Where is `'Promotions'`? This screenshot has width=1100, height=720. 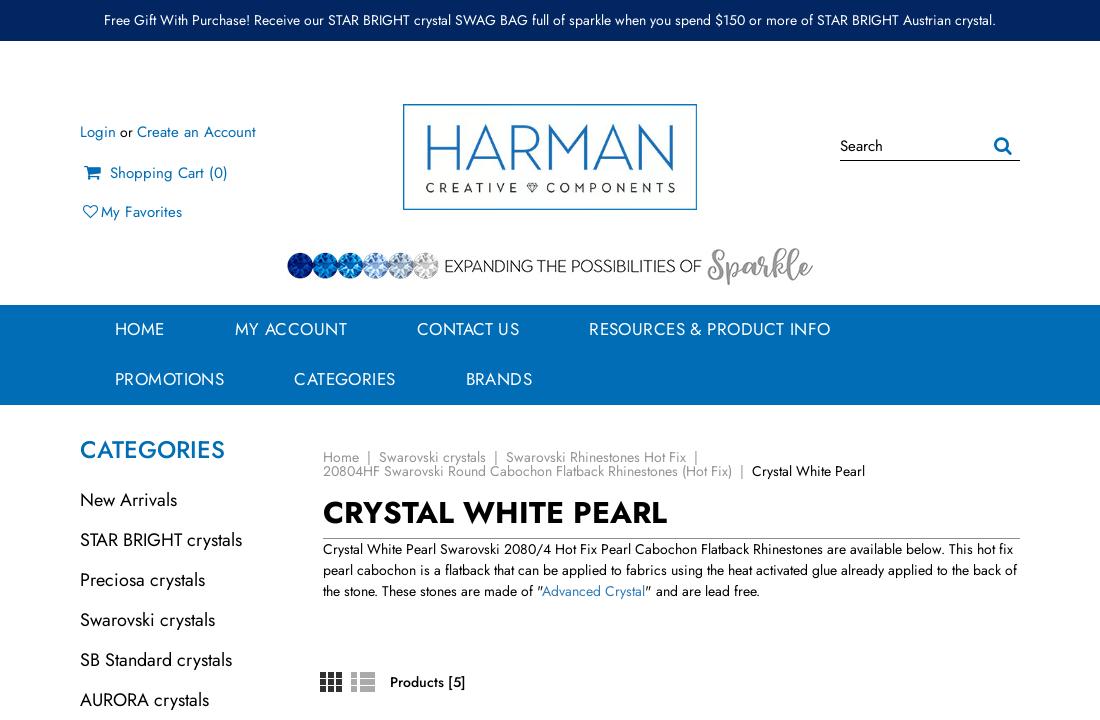 'Promotions' is located at coordinates (168, 379).